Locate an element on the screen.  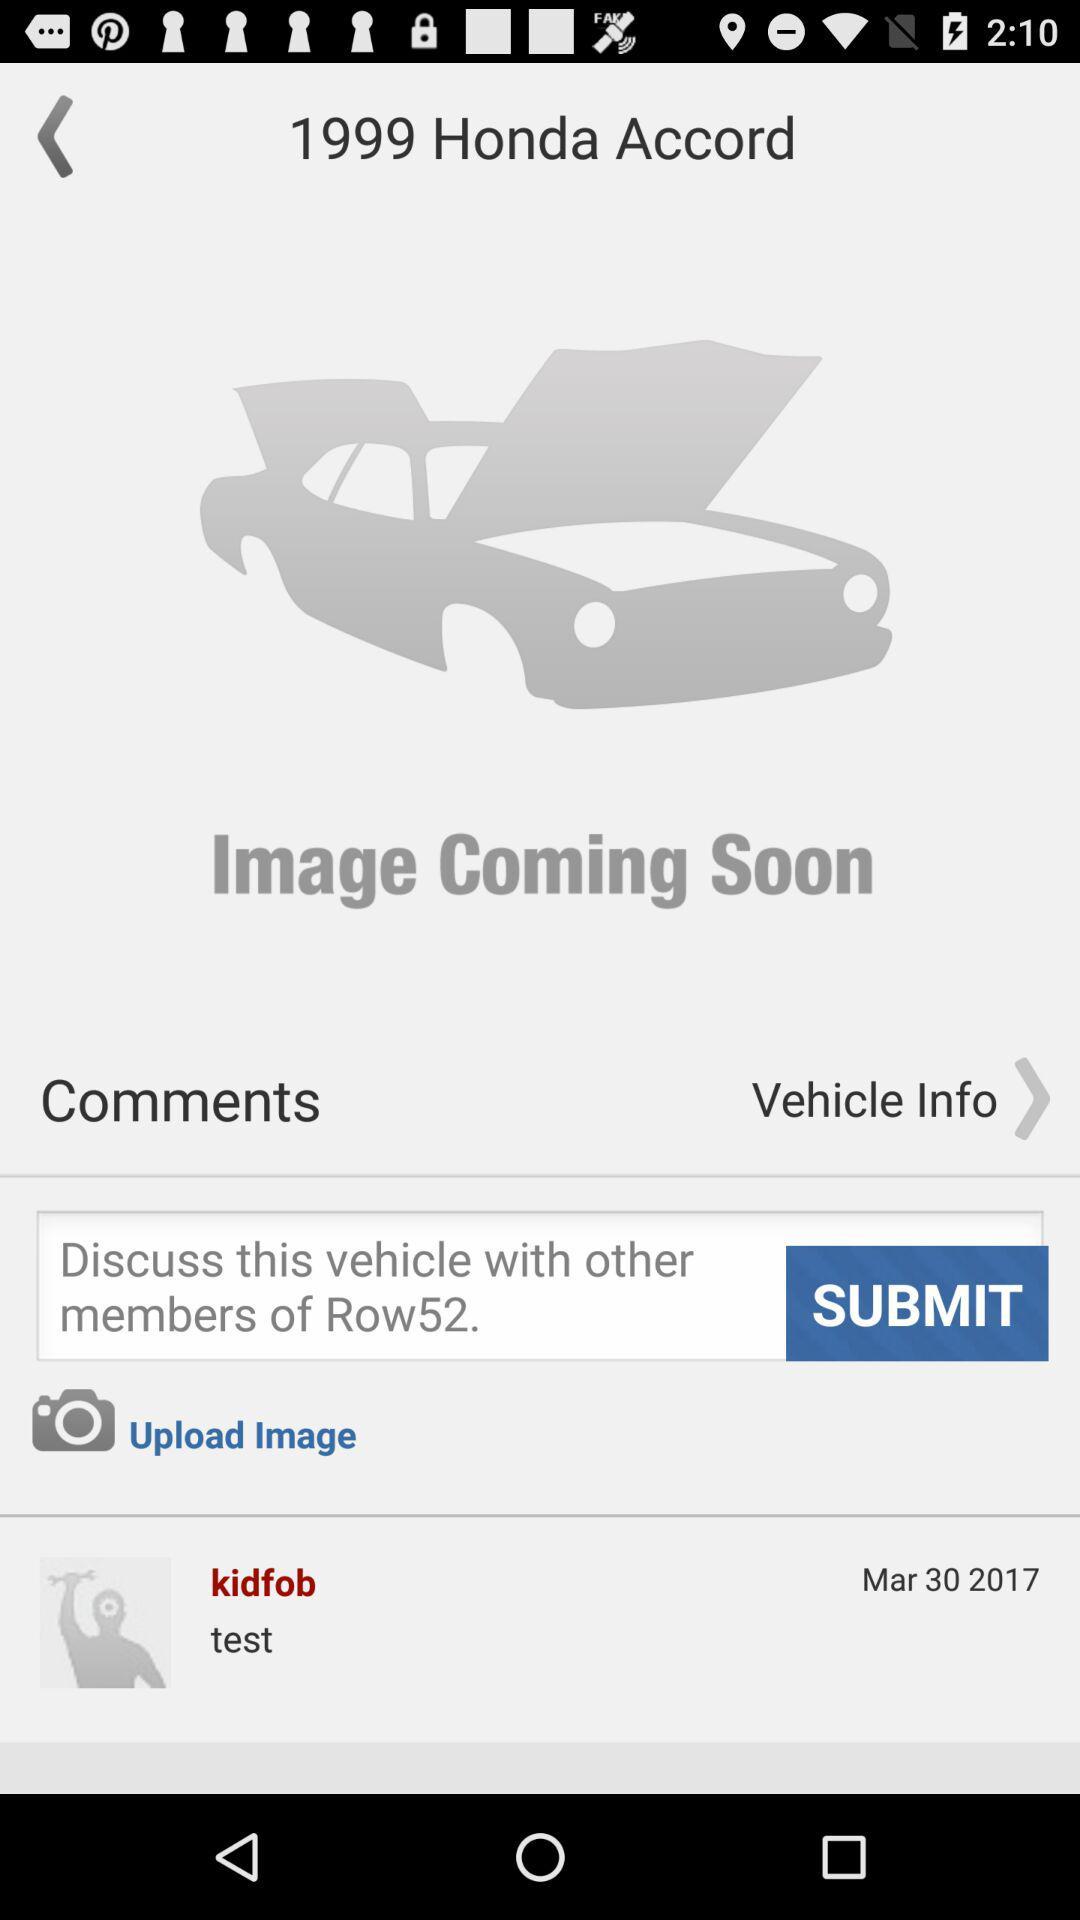
go do geamare is located at coordinates (72, 1419).